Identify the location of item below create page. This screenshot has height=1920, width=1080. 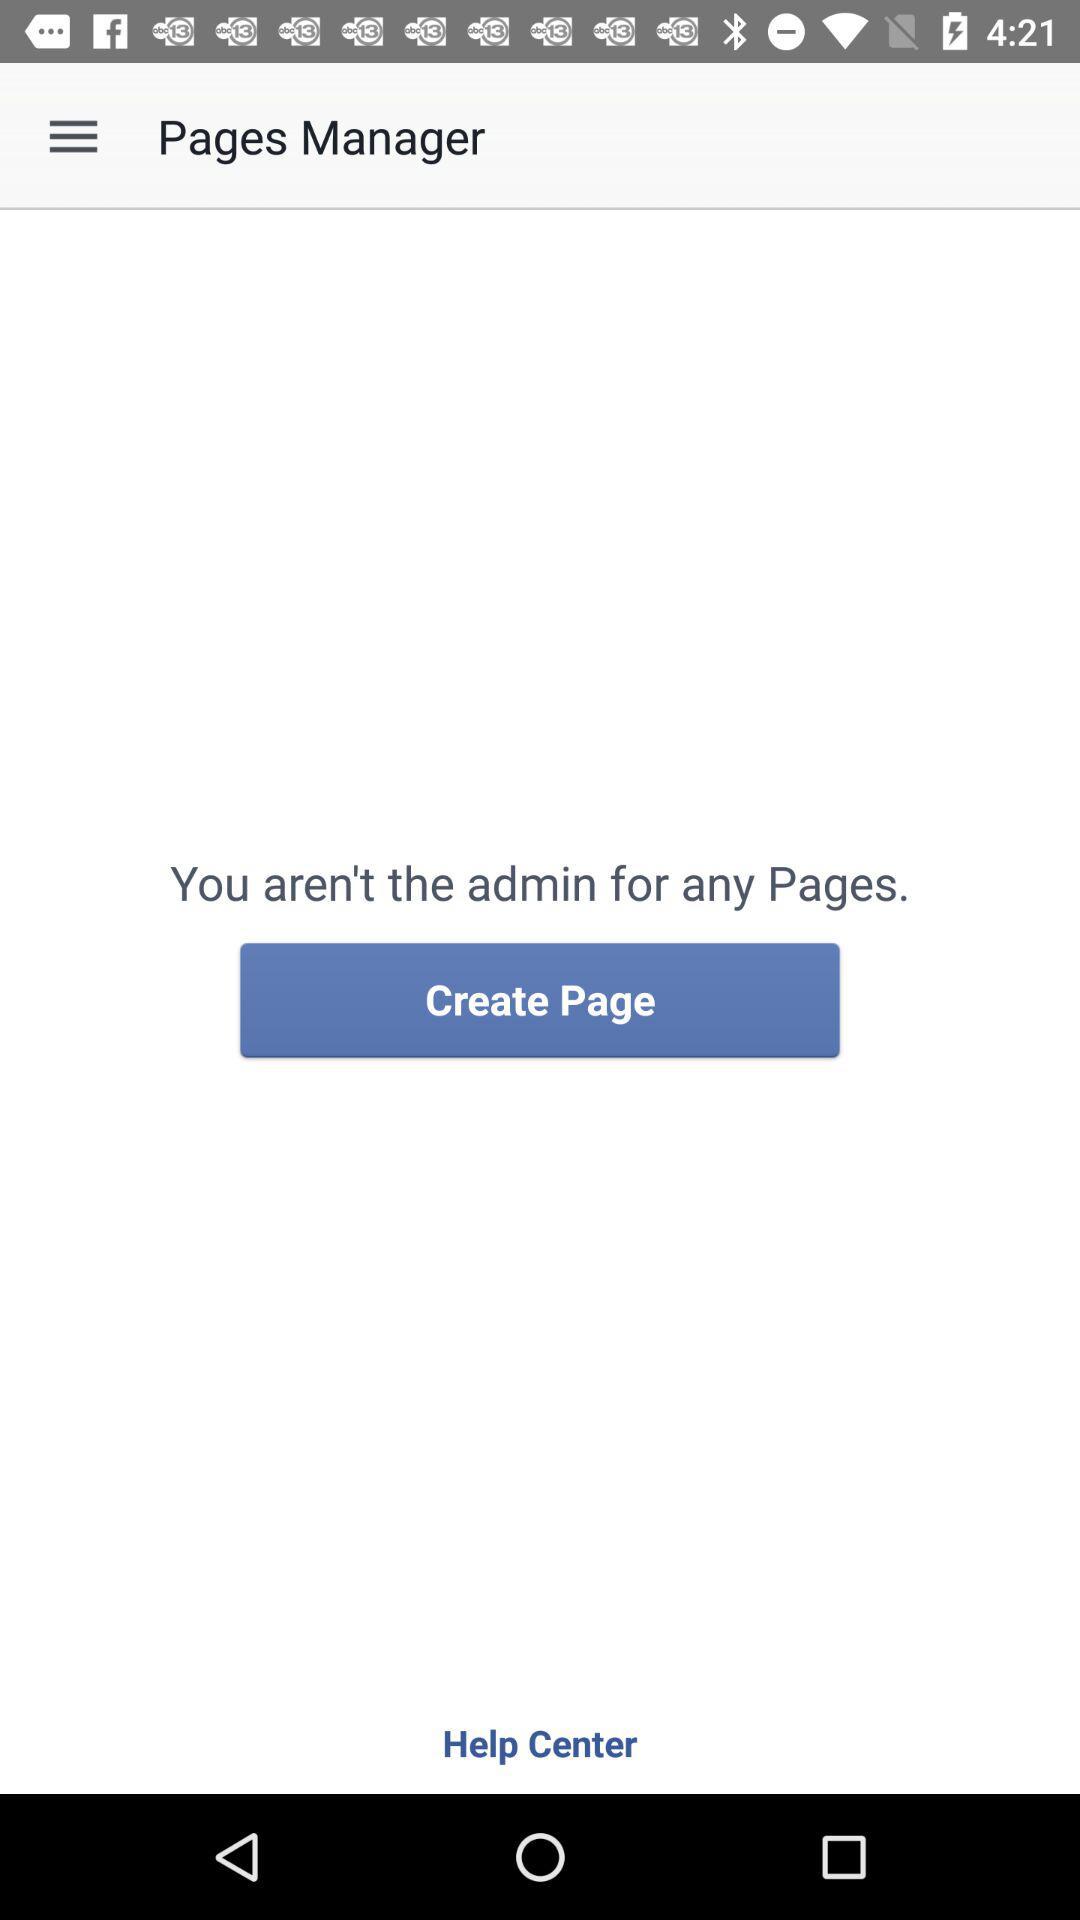
(540, 1741).